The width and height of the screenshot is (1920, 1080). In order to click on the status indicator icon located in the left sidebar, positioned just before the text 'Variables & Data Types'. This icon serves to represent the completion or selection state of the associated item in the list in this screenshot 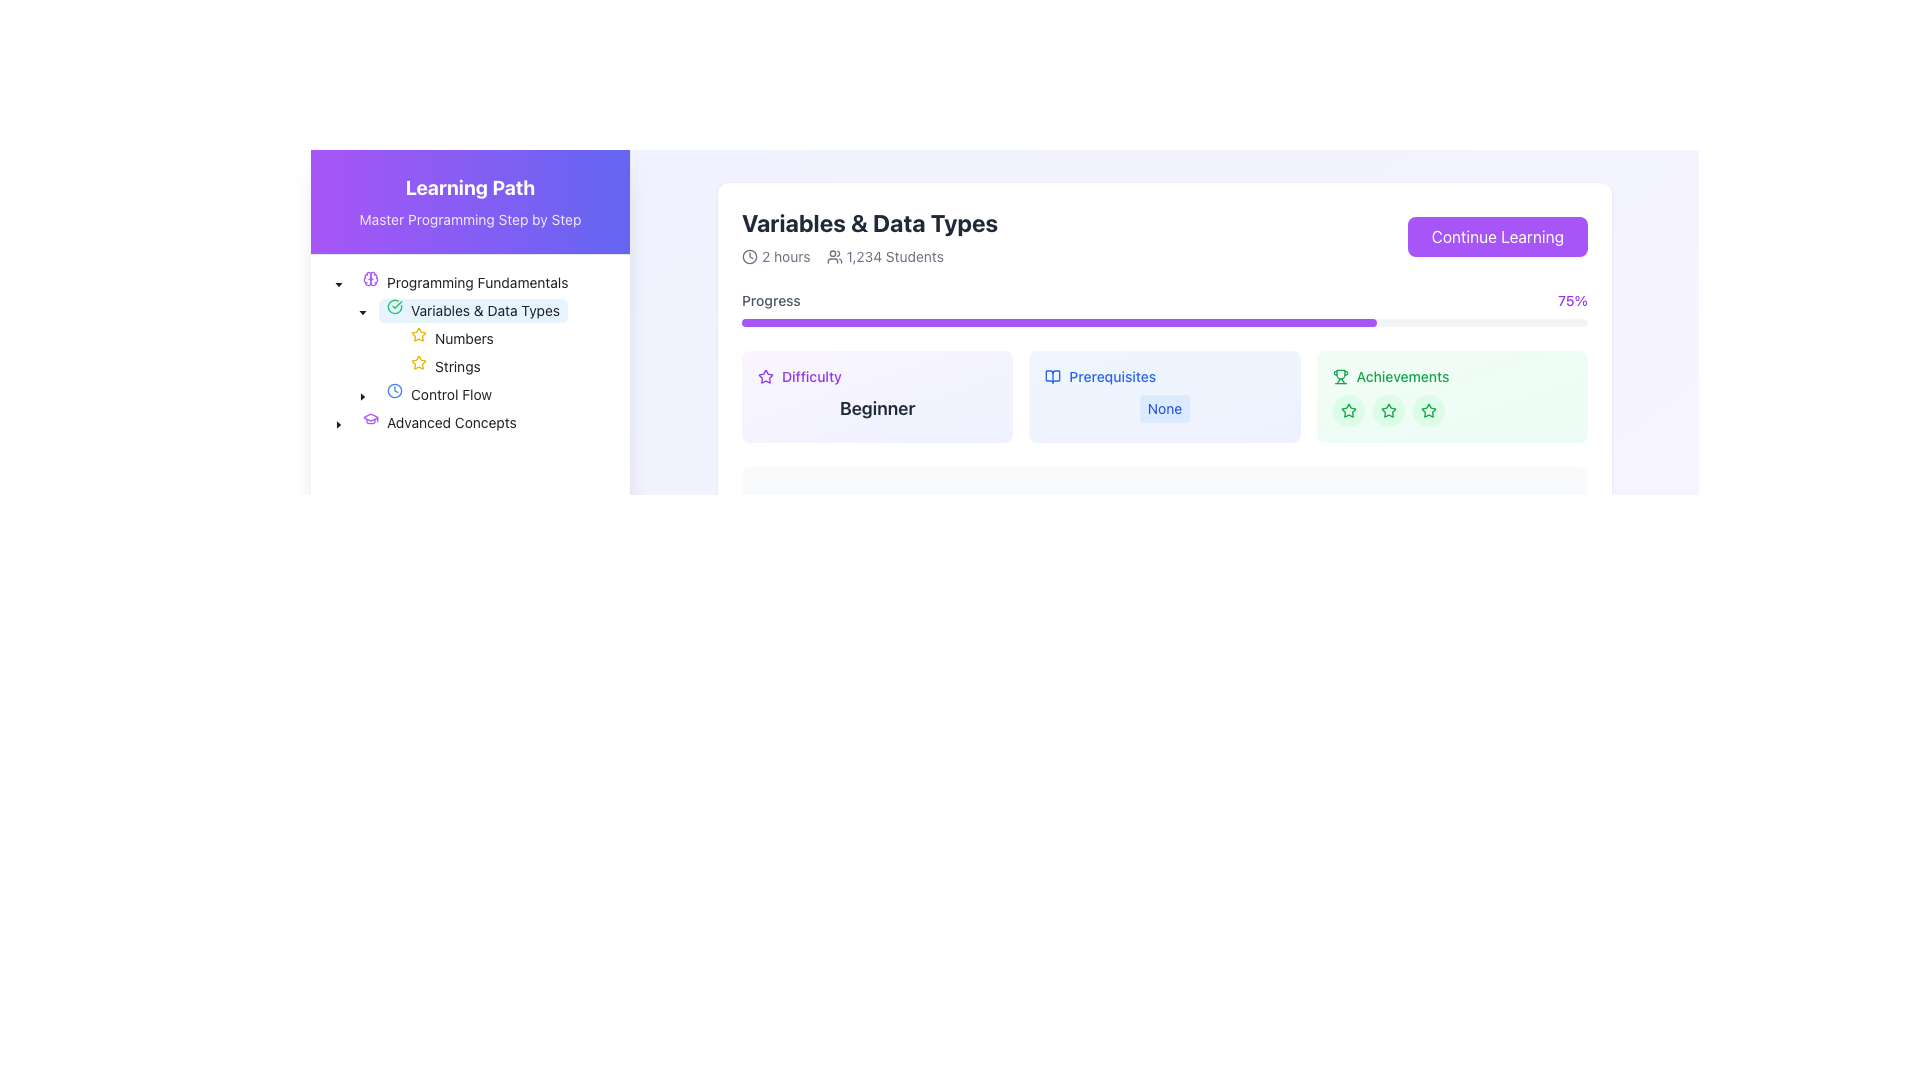, I will do `click(398, 311)`.